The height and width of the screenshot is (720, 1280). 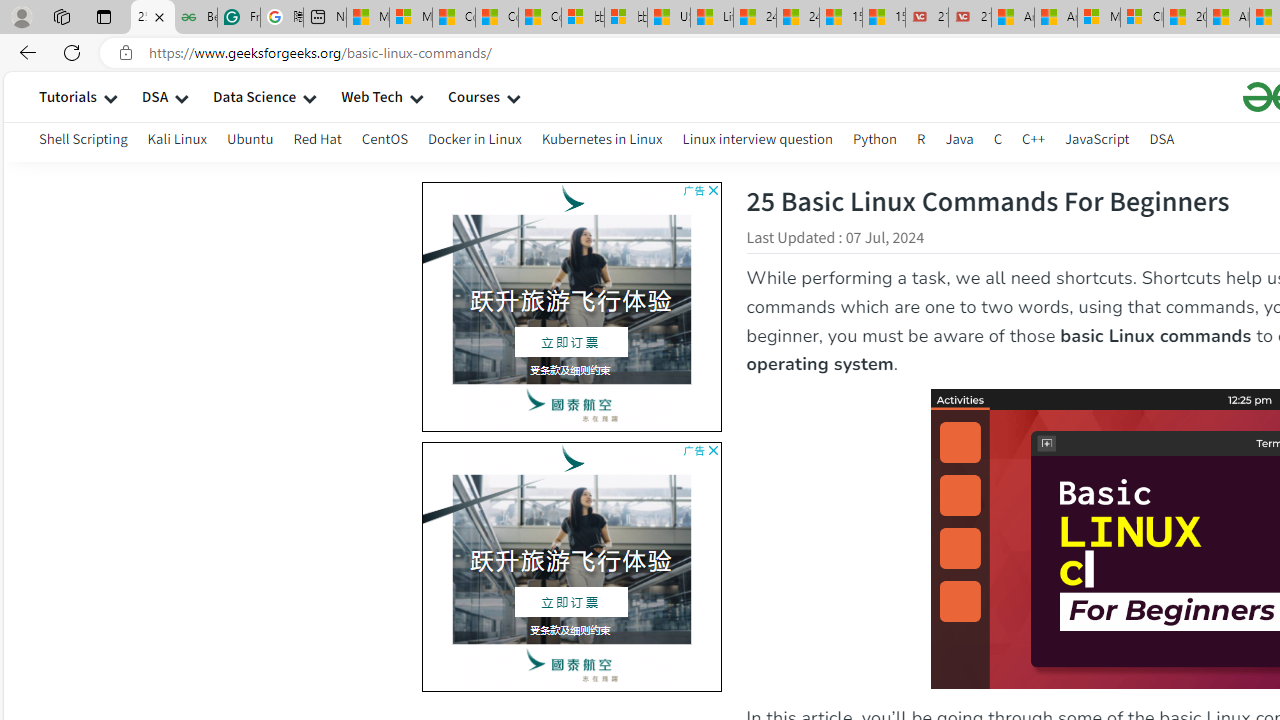 What do you see at coordinates (712, 450) in the screenshot?
I see `'AutomationID: cbb'` at bounding box center [712, 450].